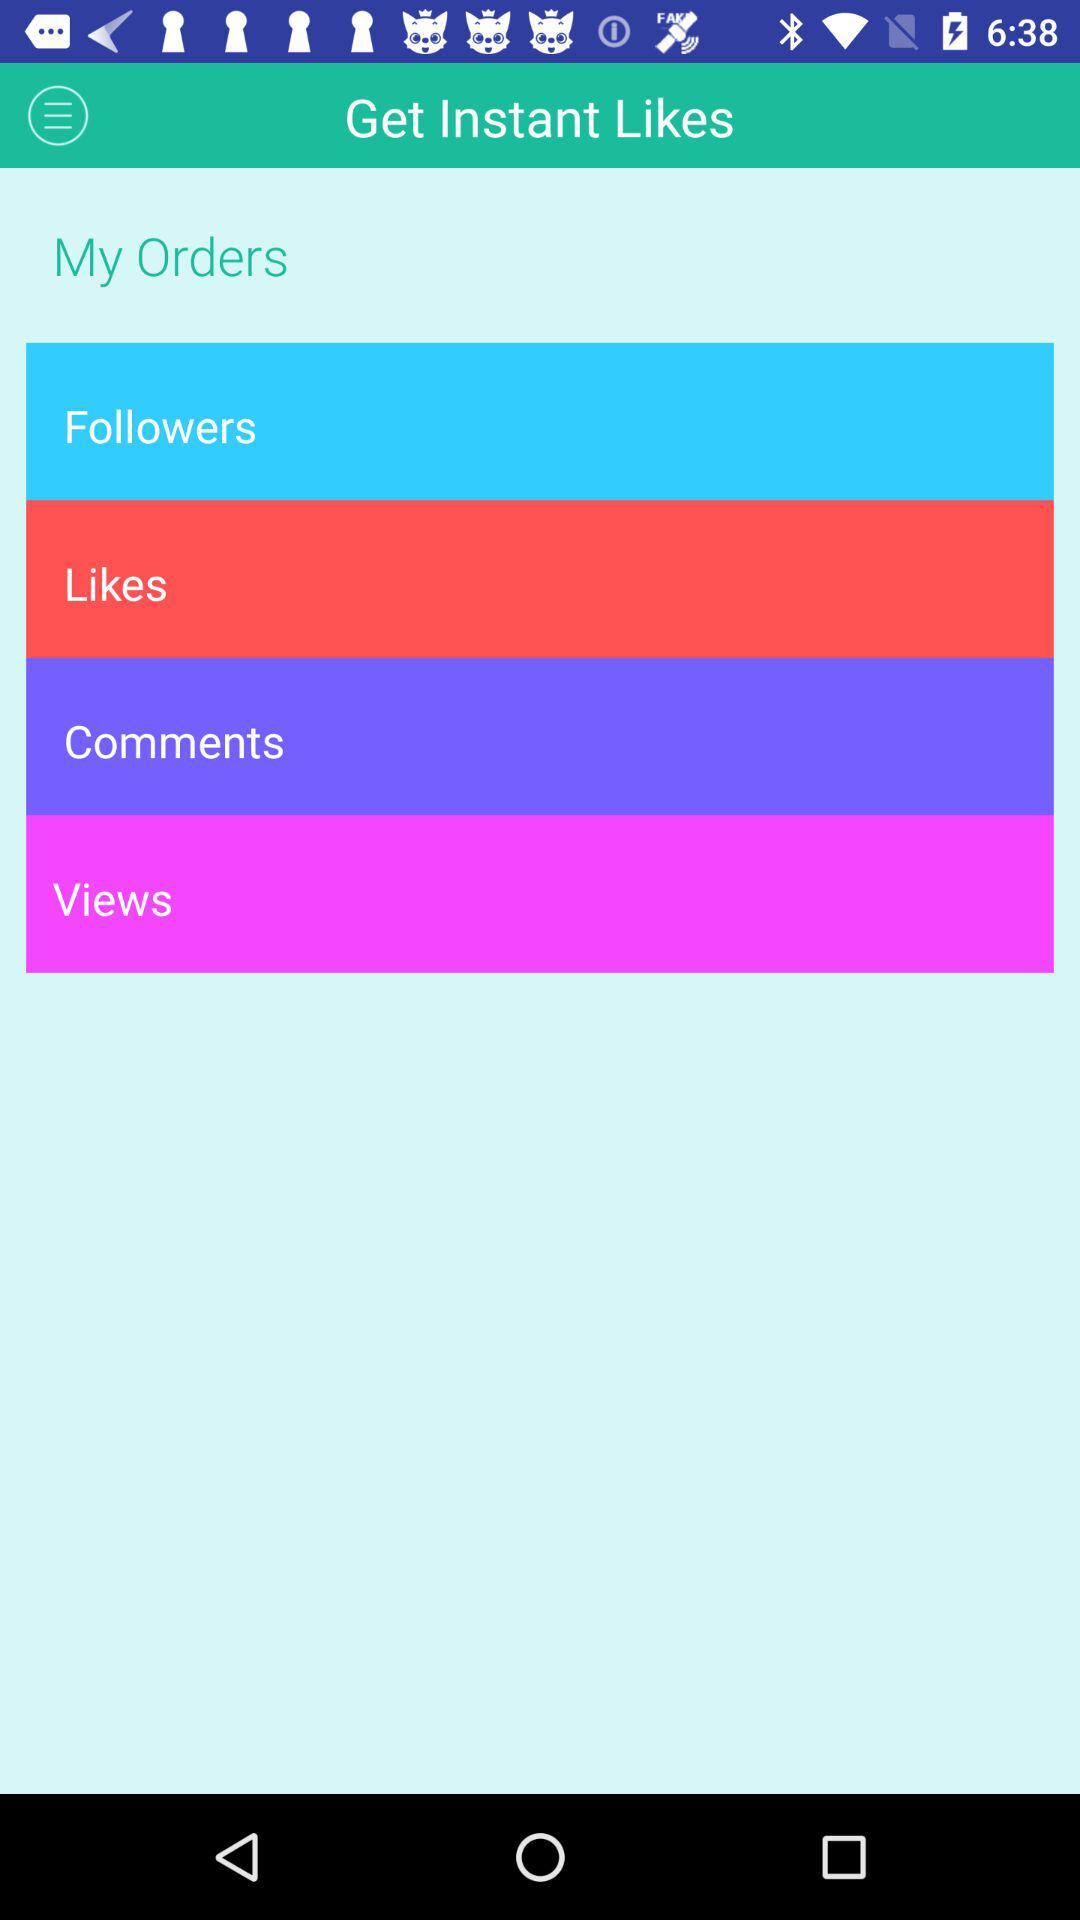  What do you see at coordinates (540, 735) in the screenshot?
I see `the  comments item` at bounding box center [540, 735].